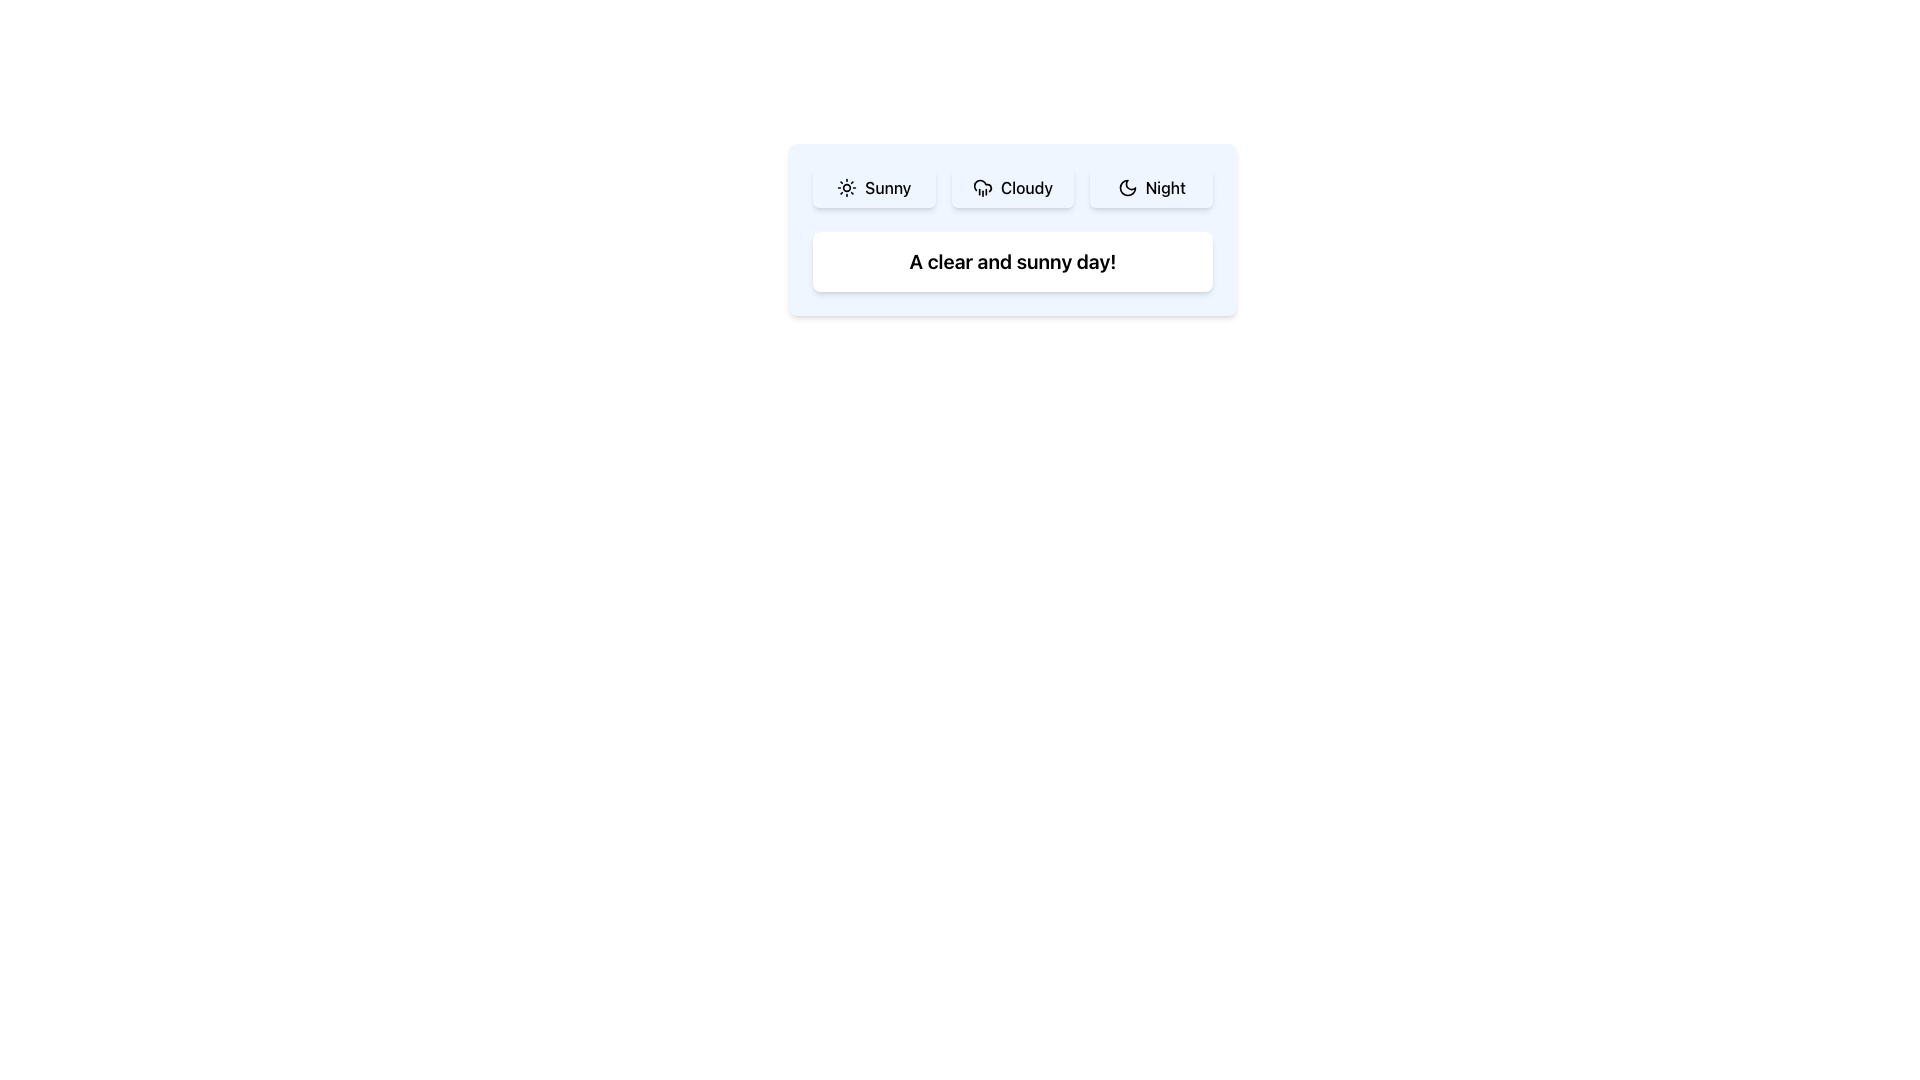 This screenshot has width=1920, height=1080. I want to click on the first button labeled 'Sunny', which has a light gray background and a sun icon, so click(874, 188).